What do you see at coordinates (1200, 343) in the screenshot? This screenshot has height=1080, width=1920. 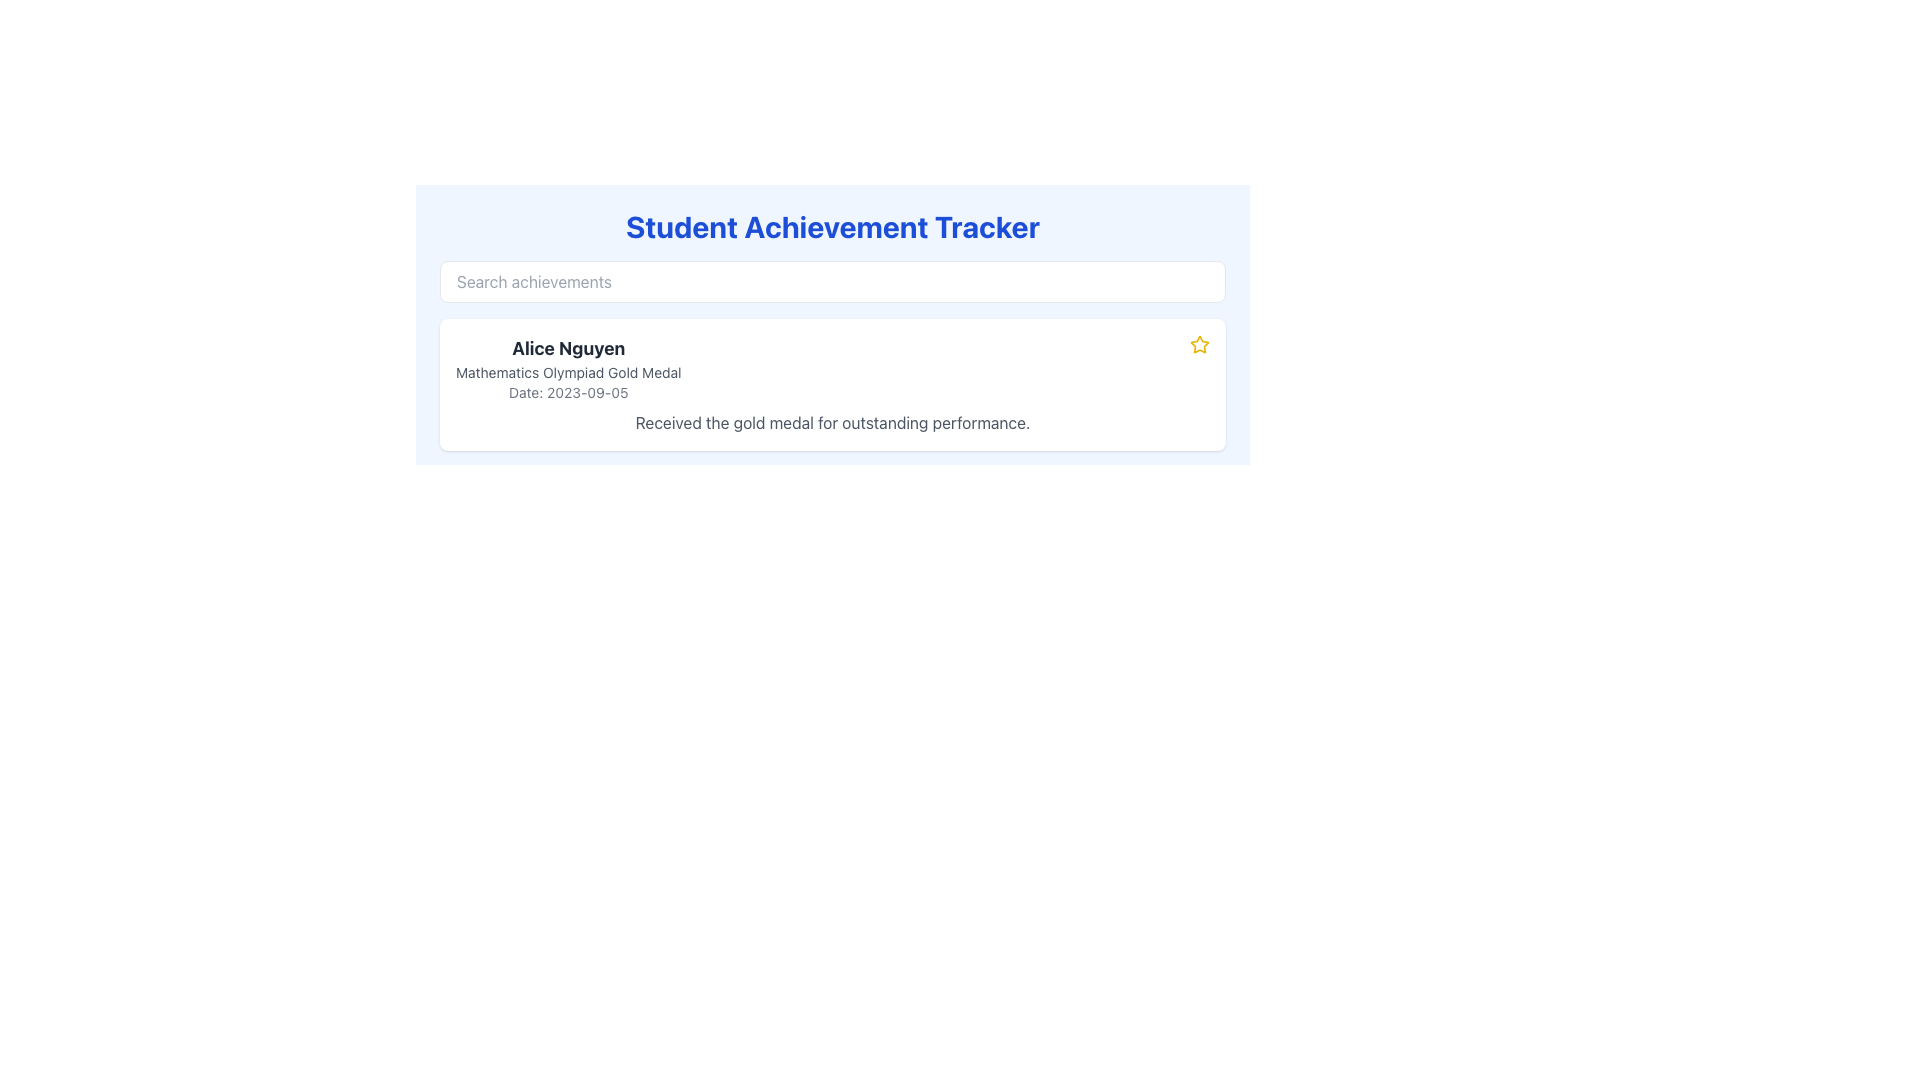 I see `the decorative star icon located at the bottom-right of the content card showcasing Alice Nguyen's achievement details` at bounding box center [1200, 343].